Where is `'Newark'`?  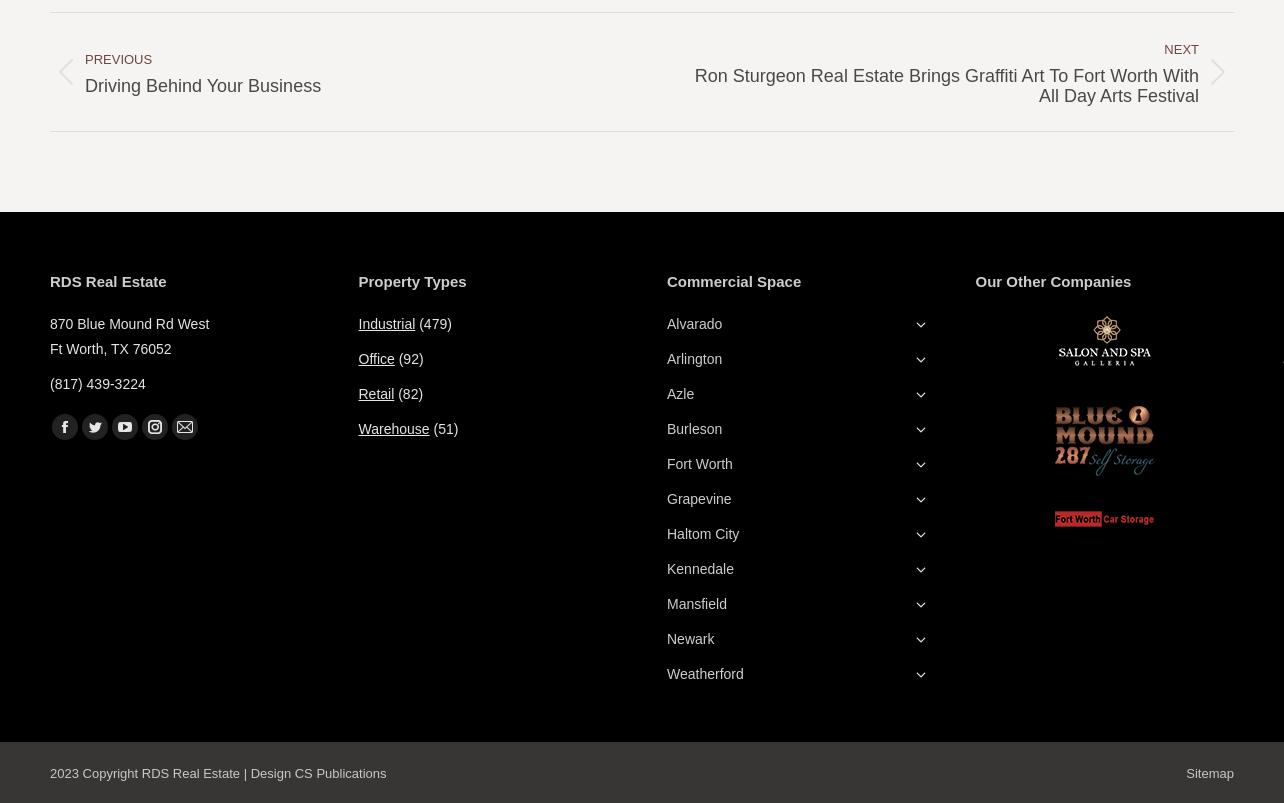 'Newark' is located at coordinates (690, 639).